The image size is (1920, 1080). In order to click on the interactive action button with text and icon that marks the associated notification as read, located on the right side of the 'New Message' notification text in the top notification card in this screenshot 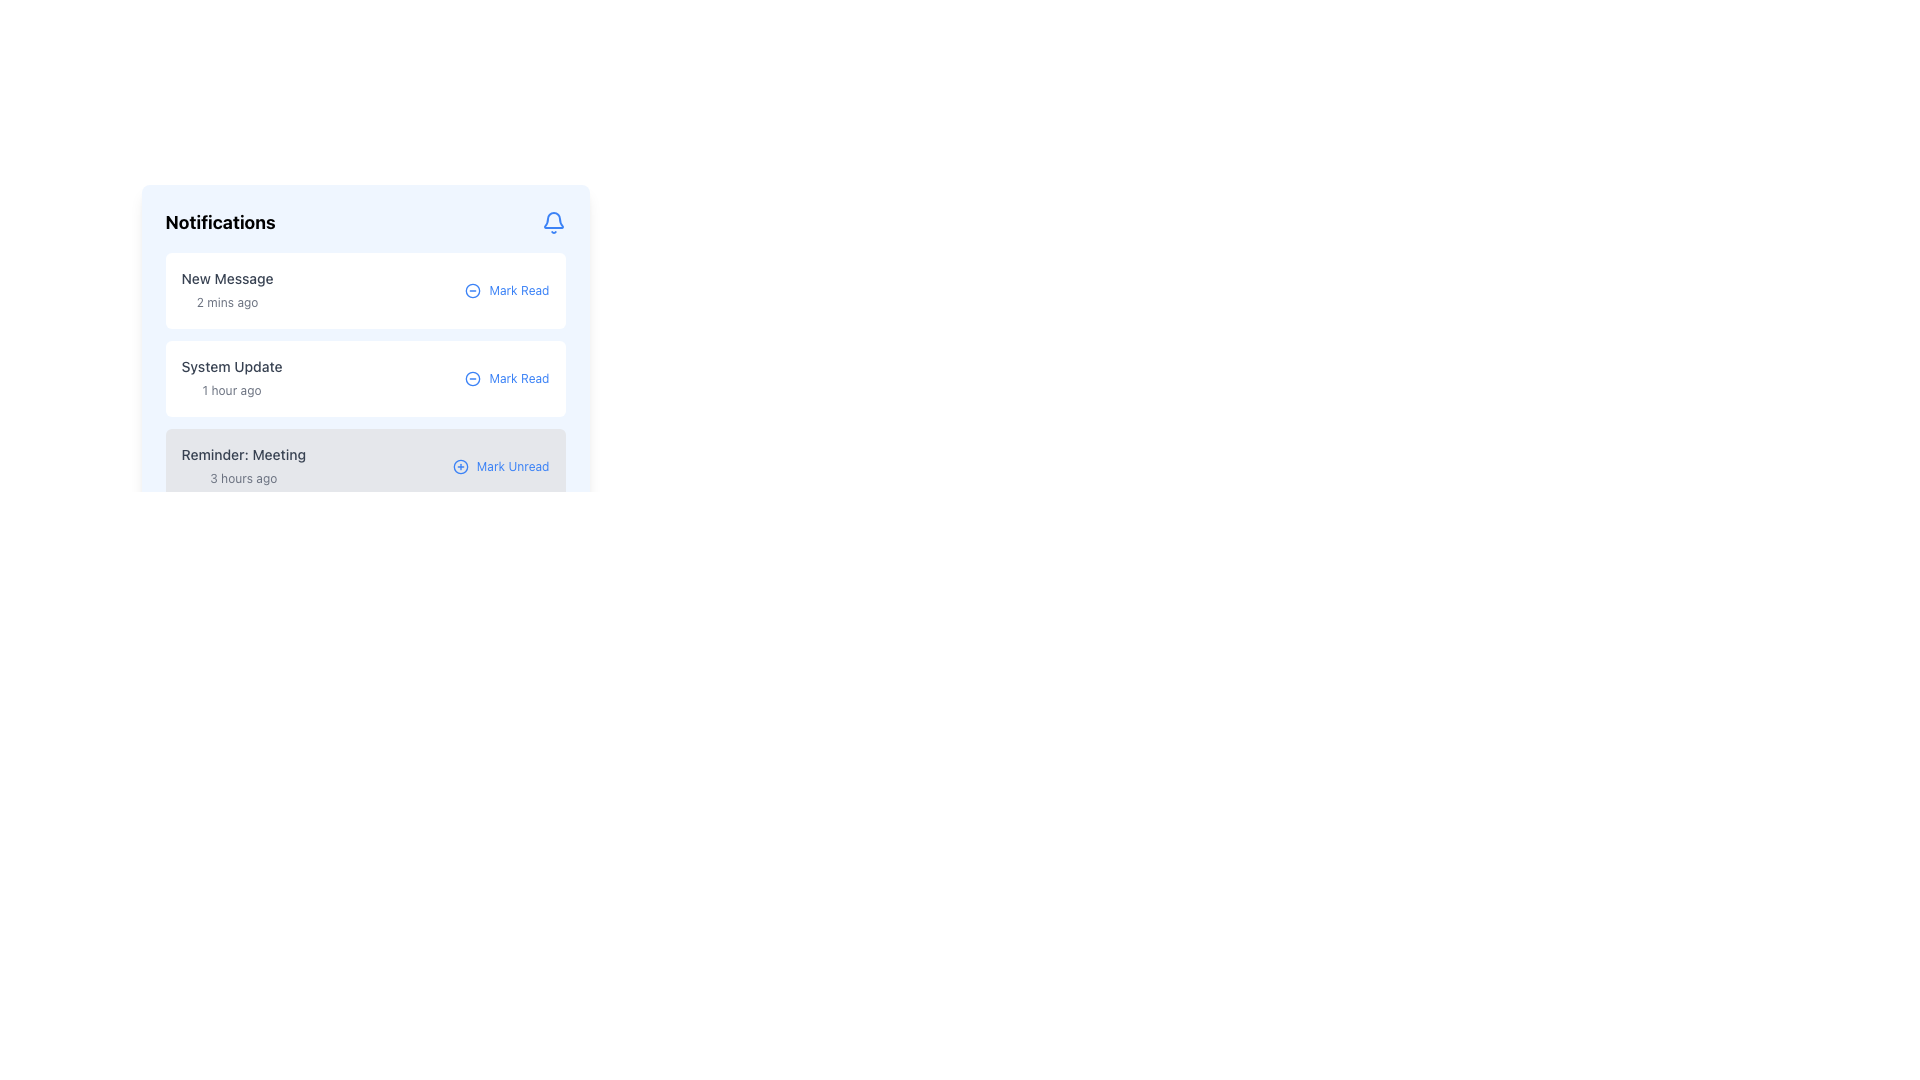, I will do `click(507, 290)`.